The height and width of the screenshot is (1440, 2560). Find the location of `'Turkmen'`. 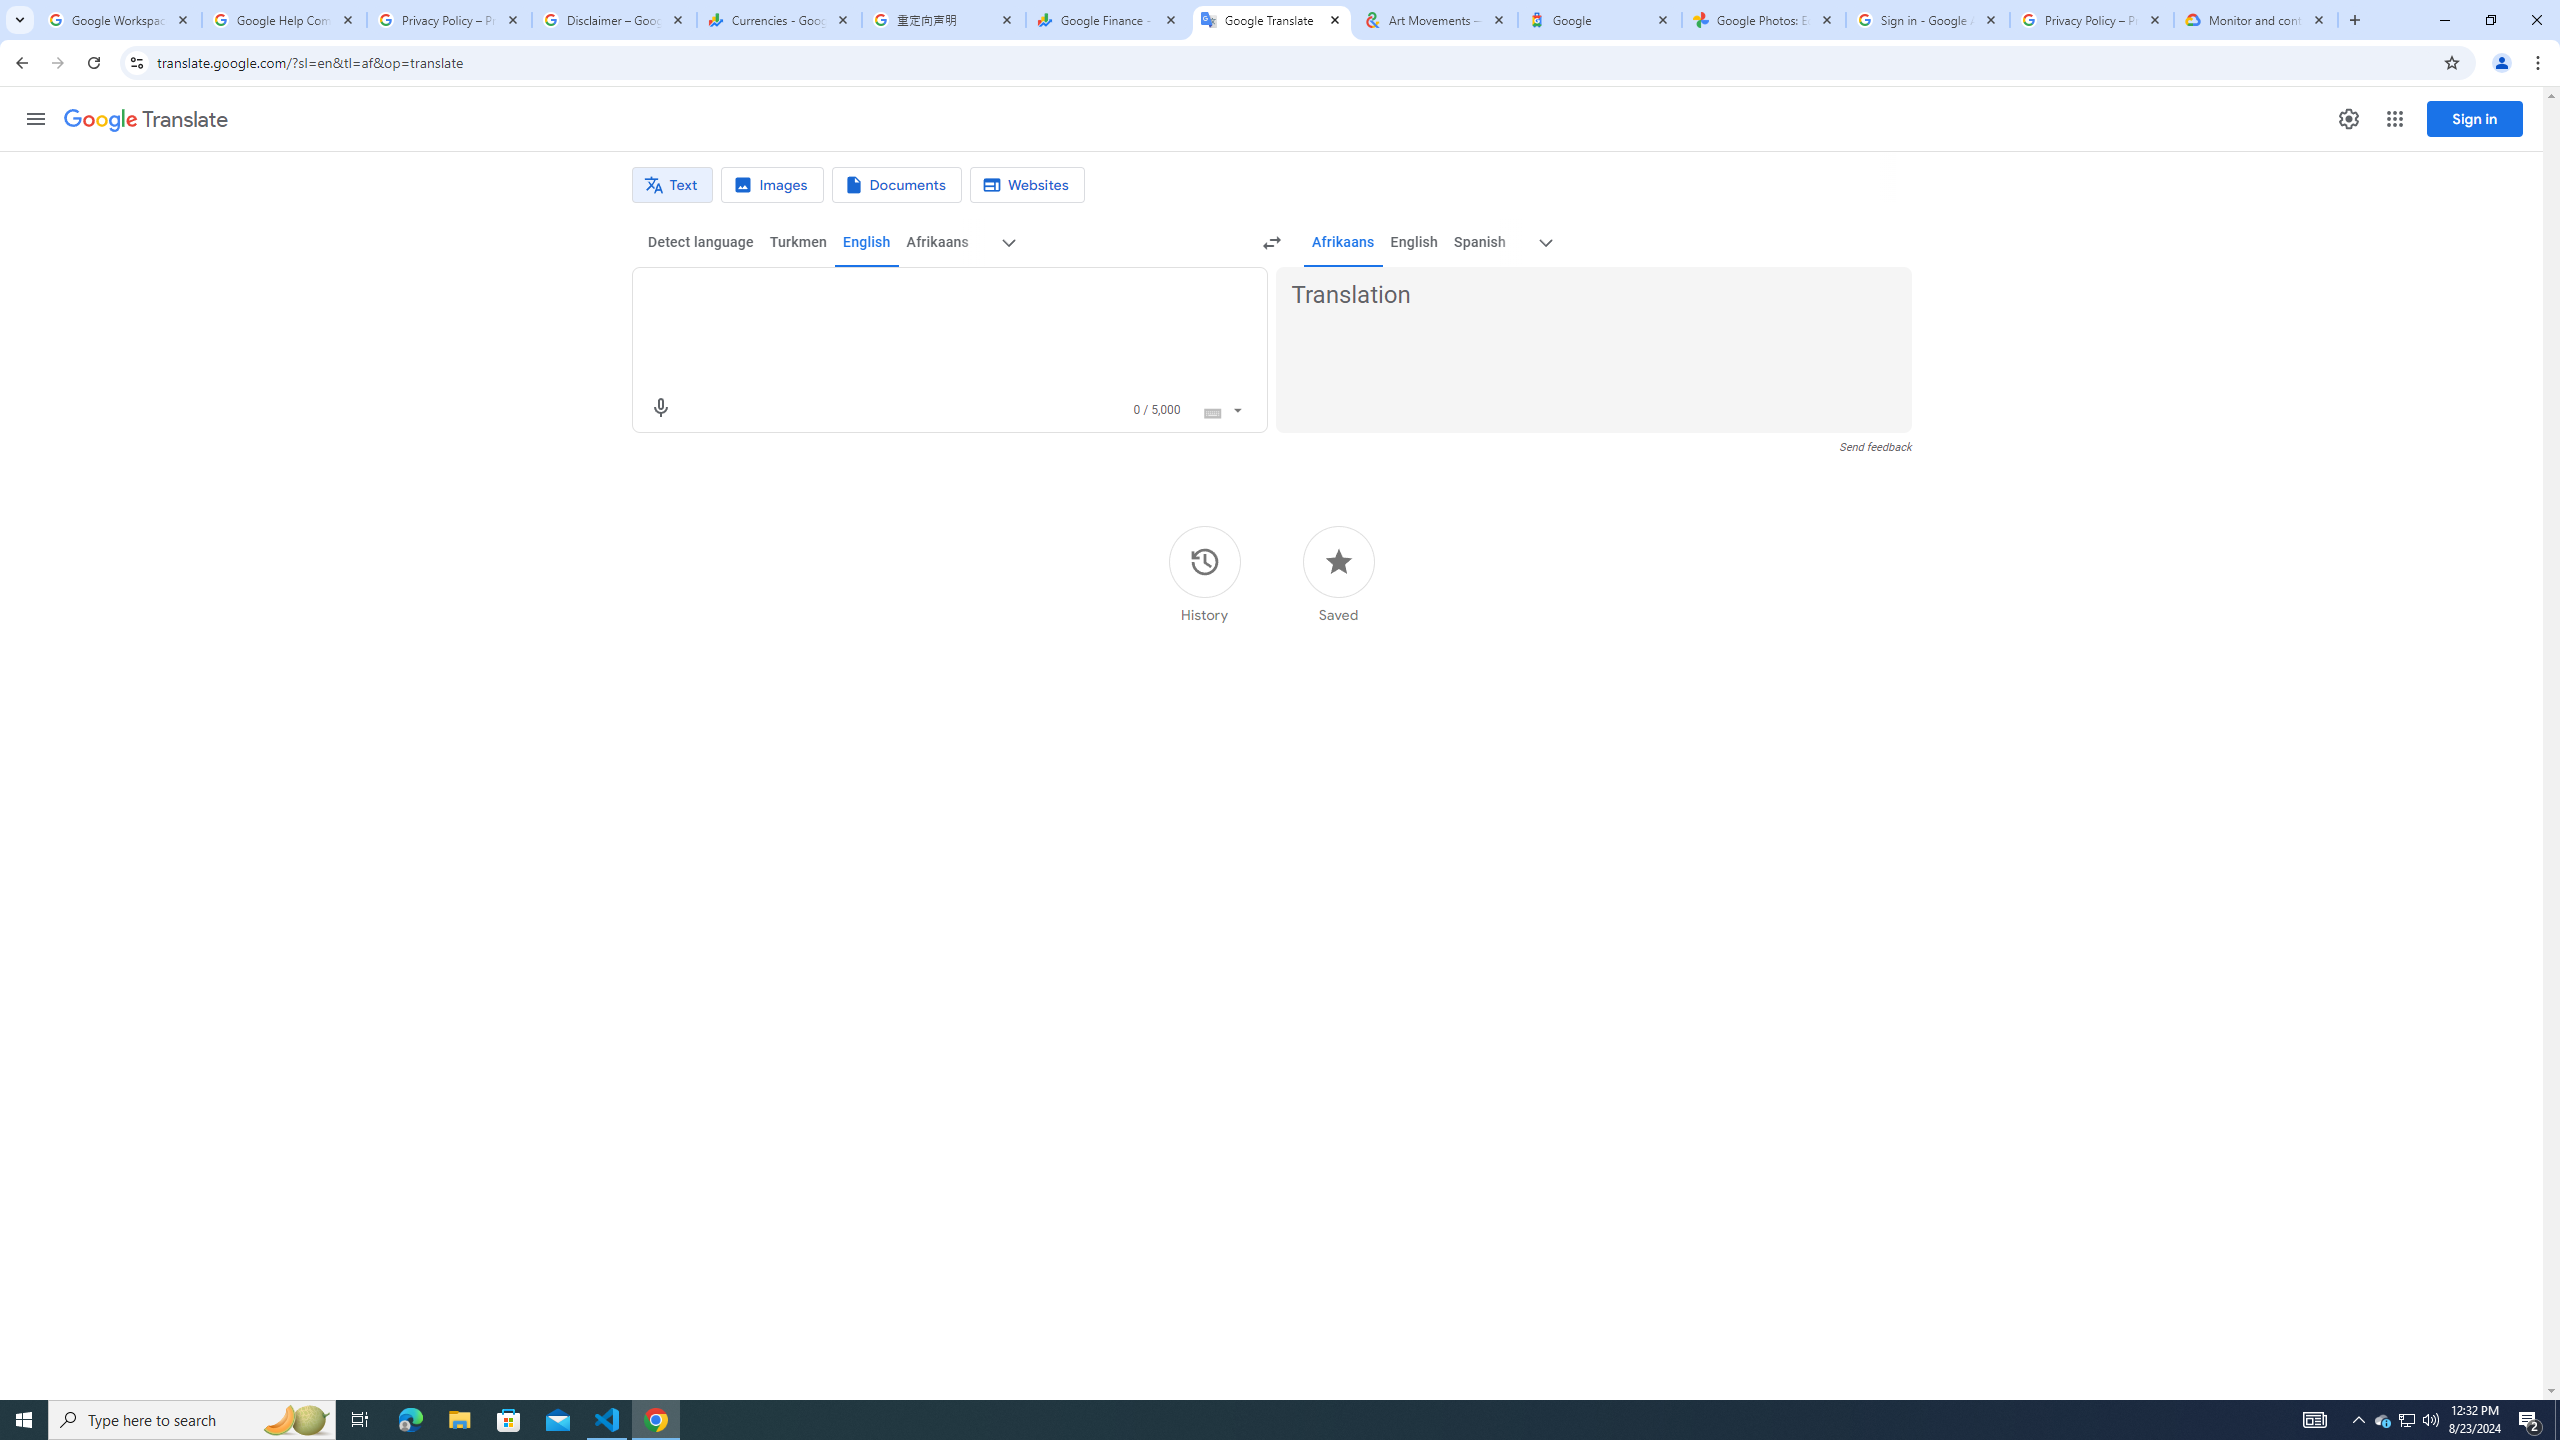

'Turkmen' is located at coordinates (796, 241).